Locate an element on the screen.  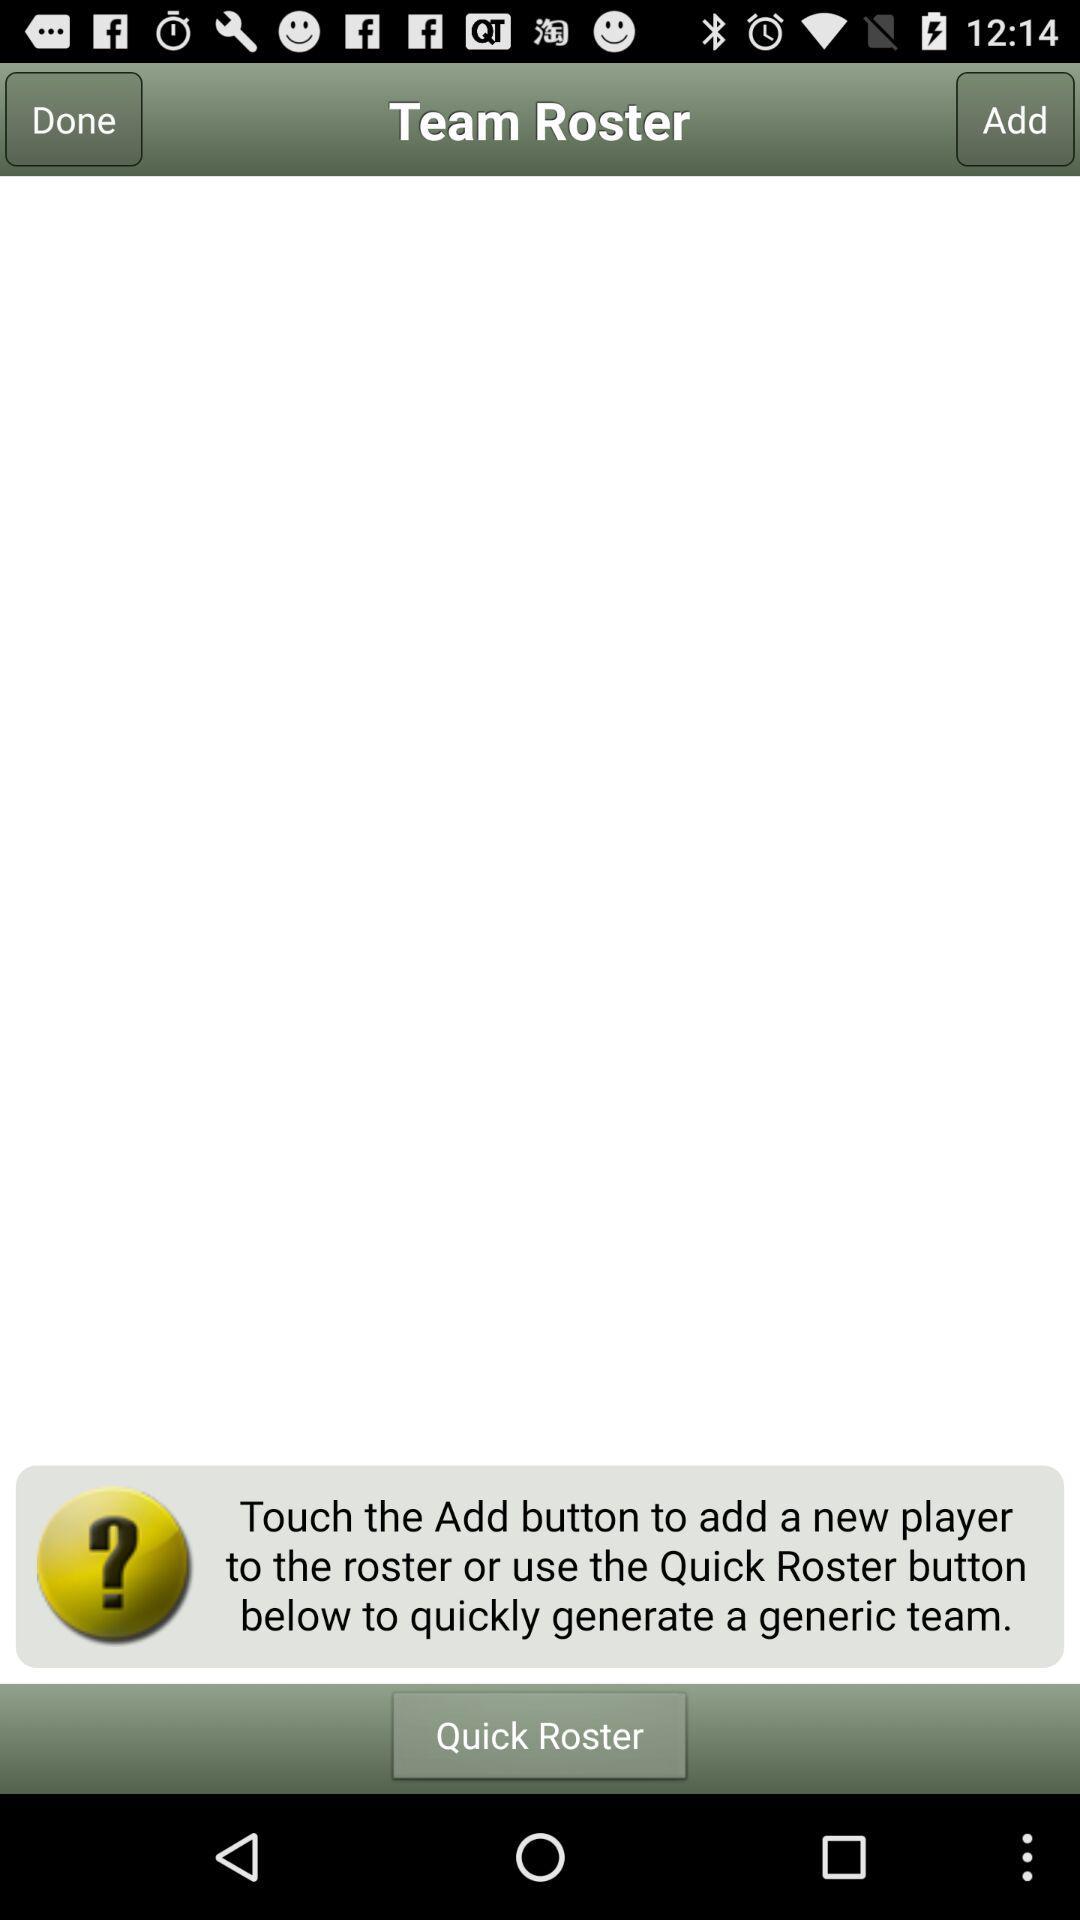
the done icon is located at coordinates (72, 118).